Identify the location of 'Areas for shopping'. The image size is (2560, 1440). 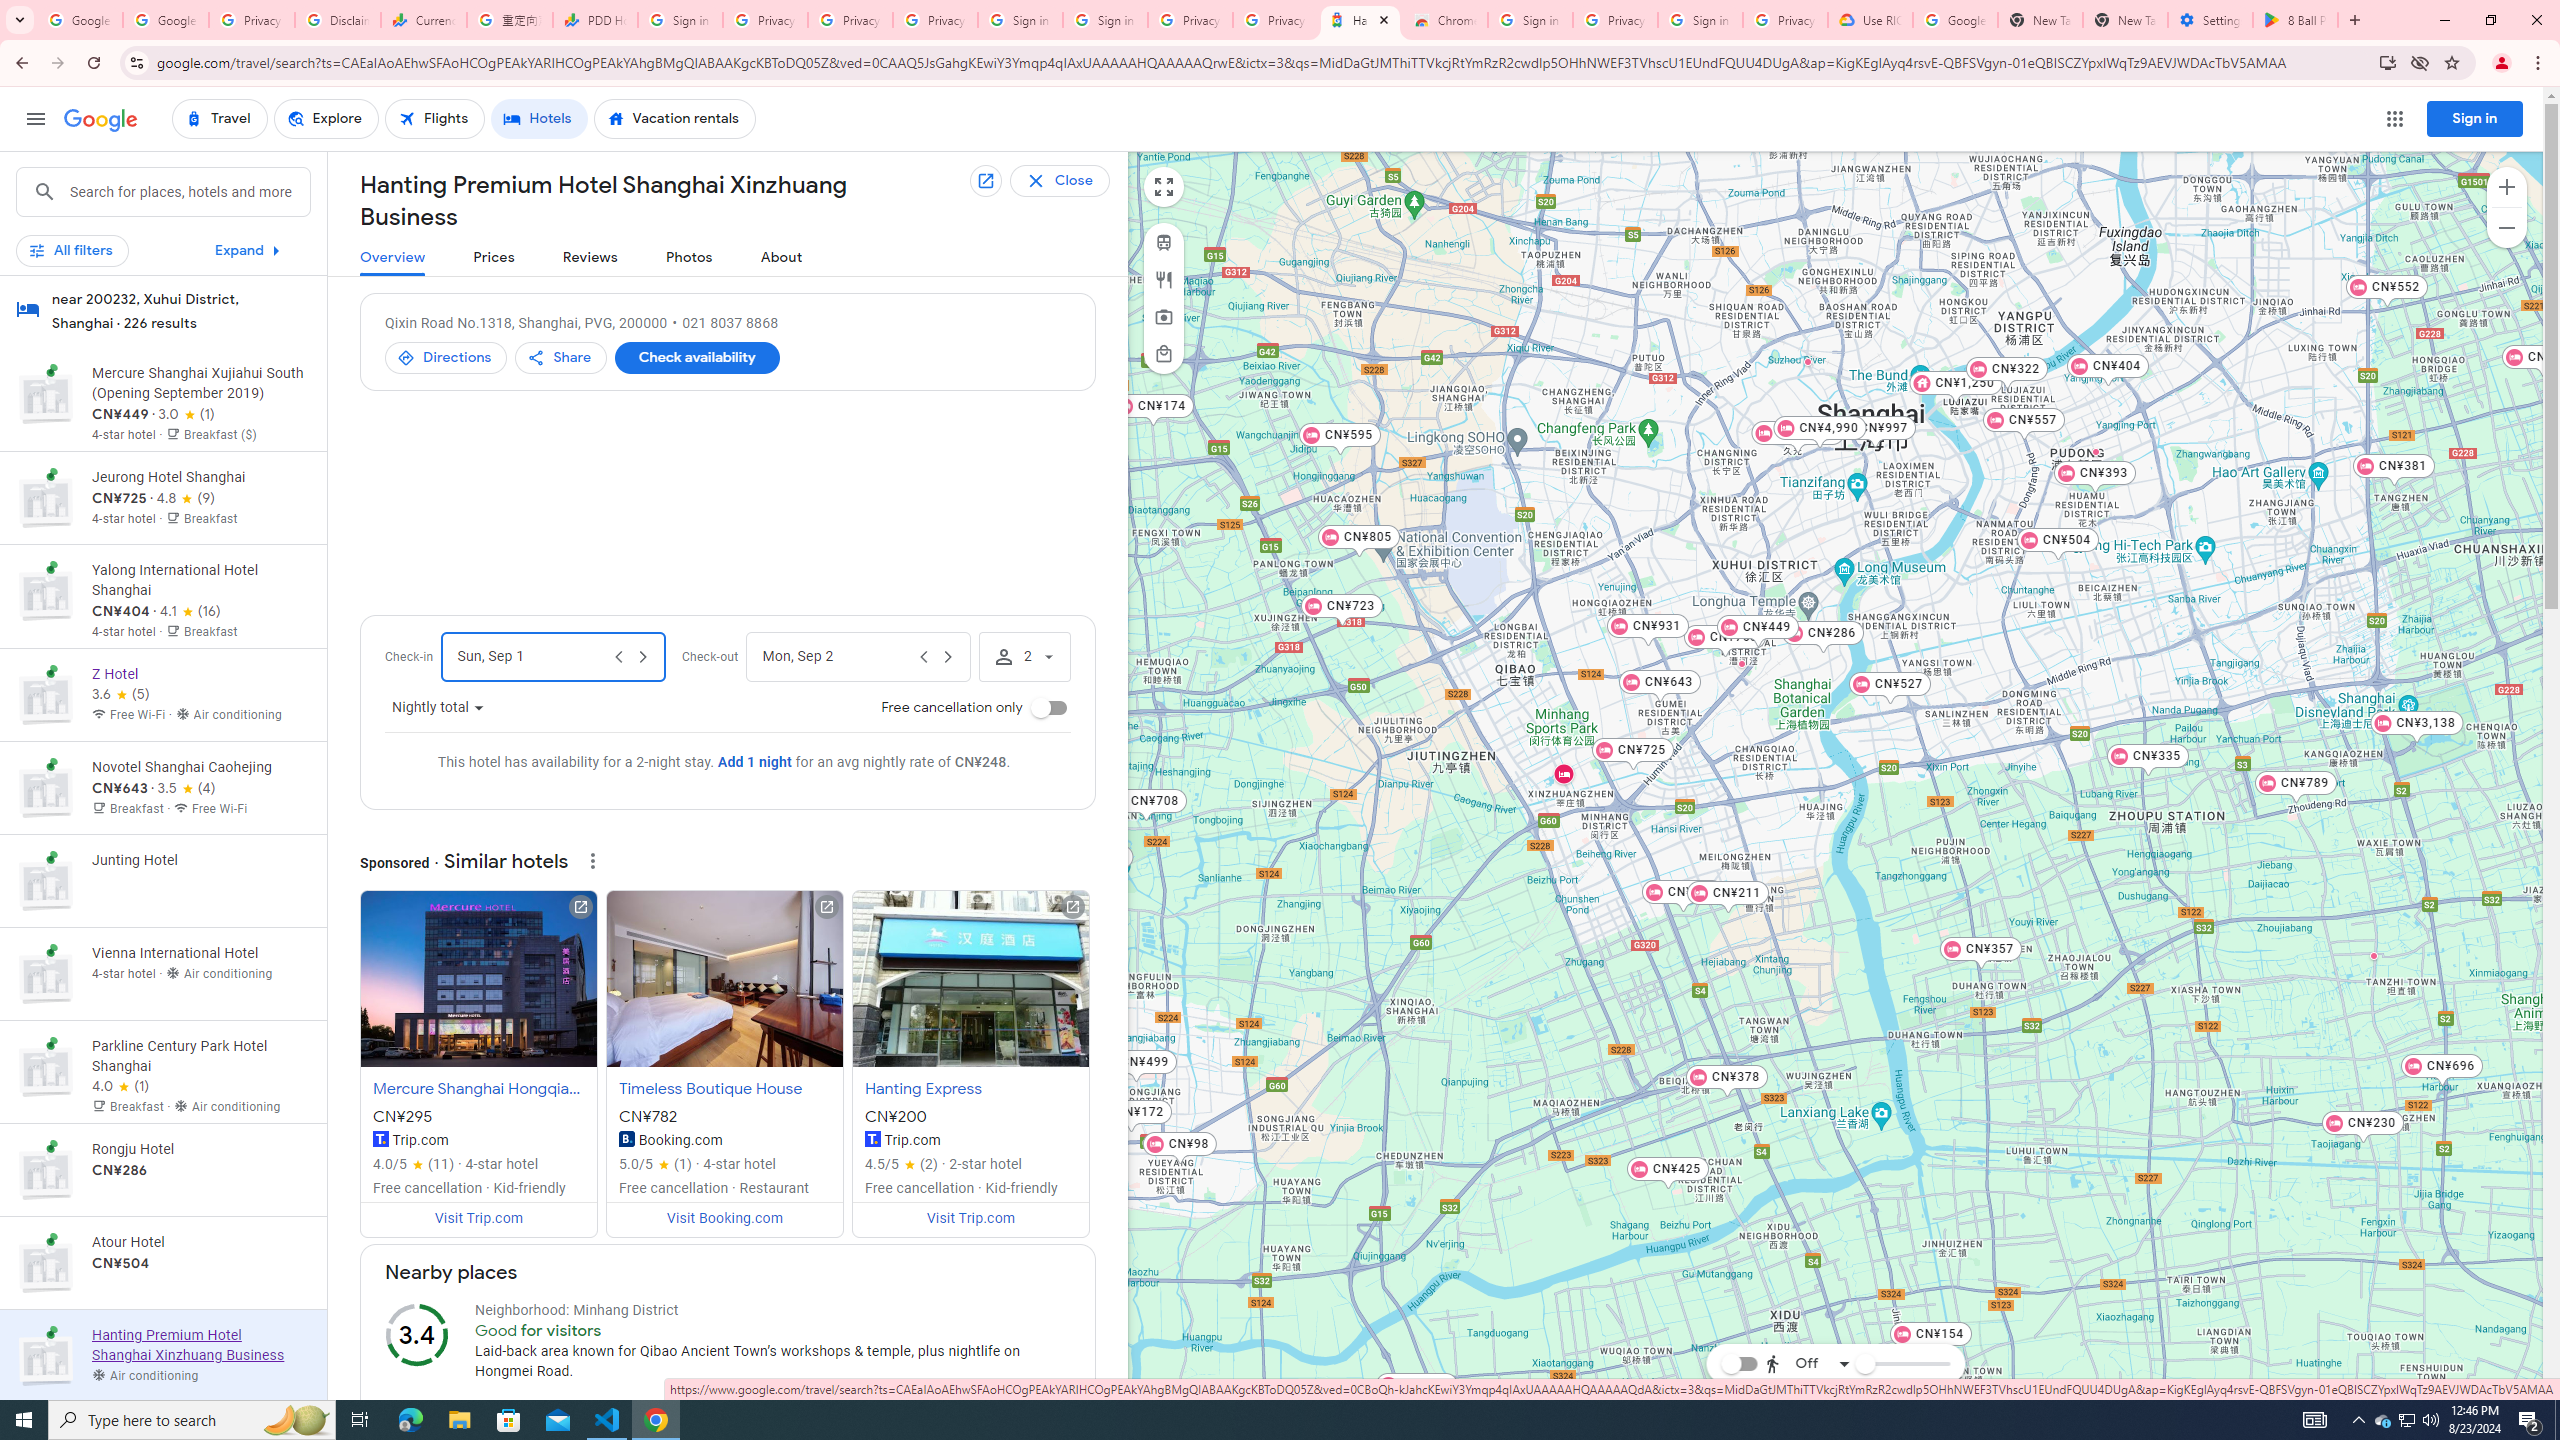
(1162, 353).